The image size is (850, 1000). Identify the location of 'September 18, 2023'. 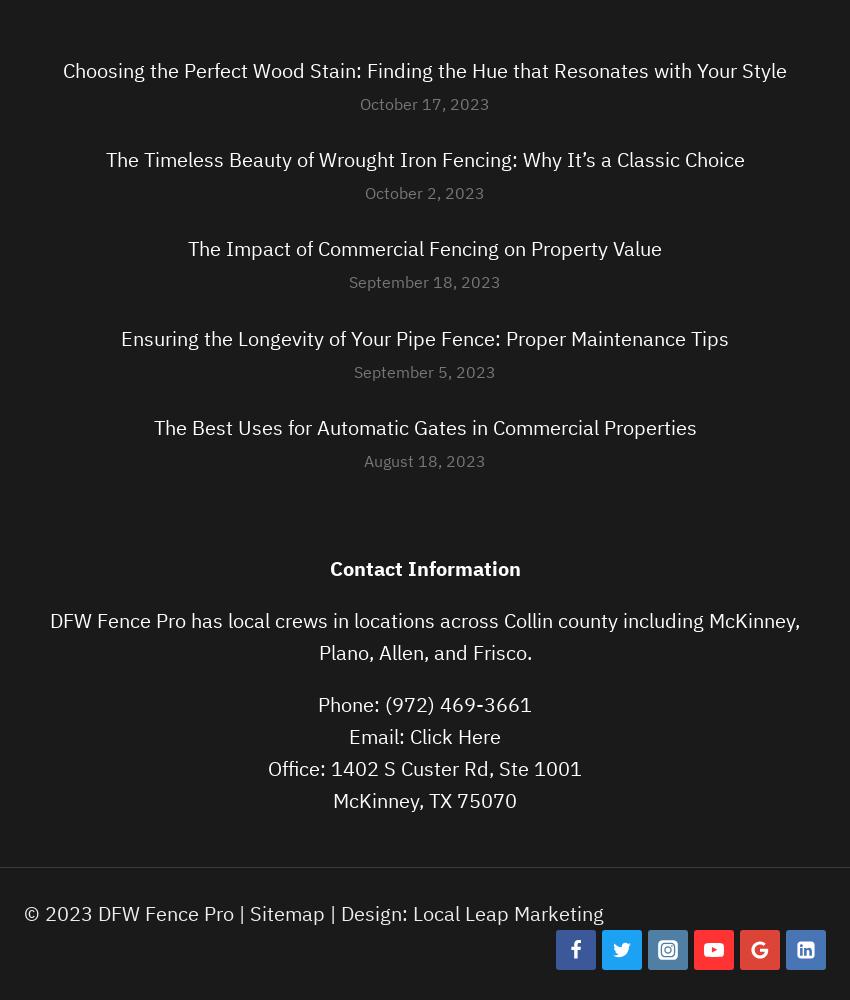
(425, 281).